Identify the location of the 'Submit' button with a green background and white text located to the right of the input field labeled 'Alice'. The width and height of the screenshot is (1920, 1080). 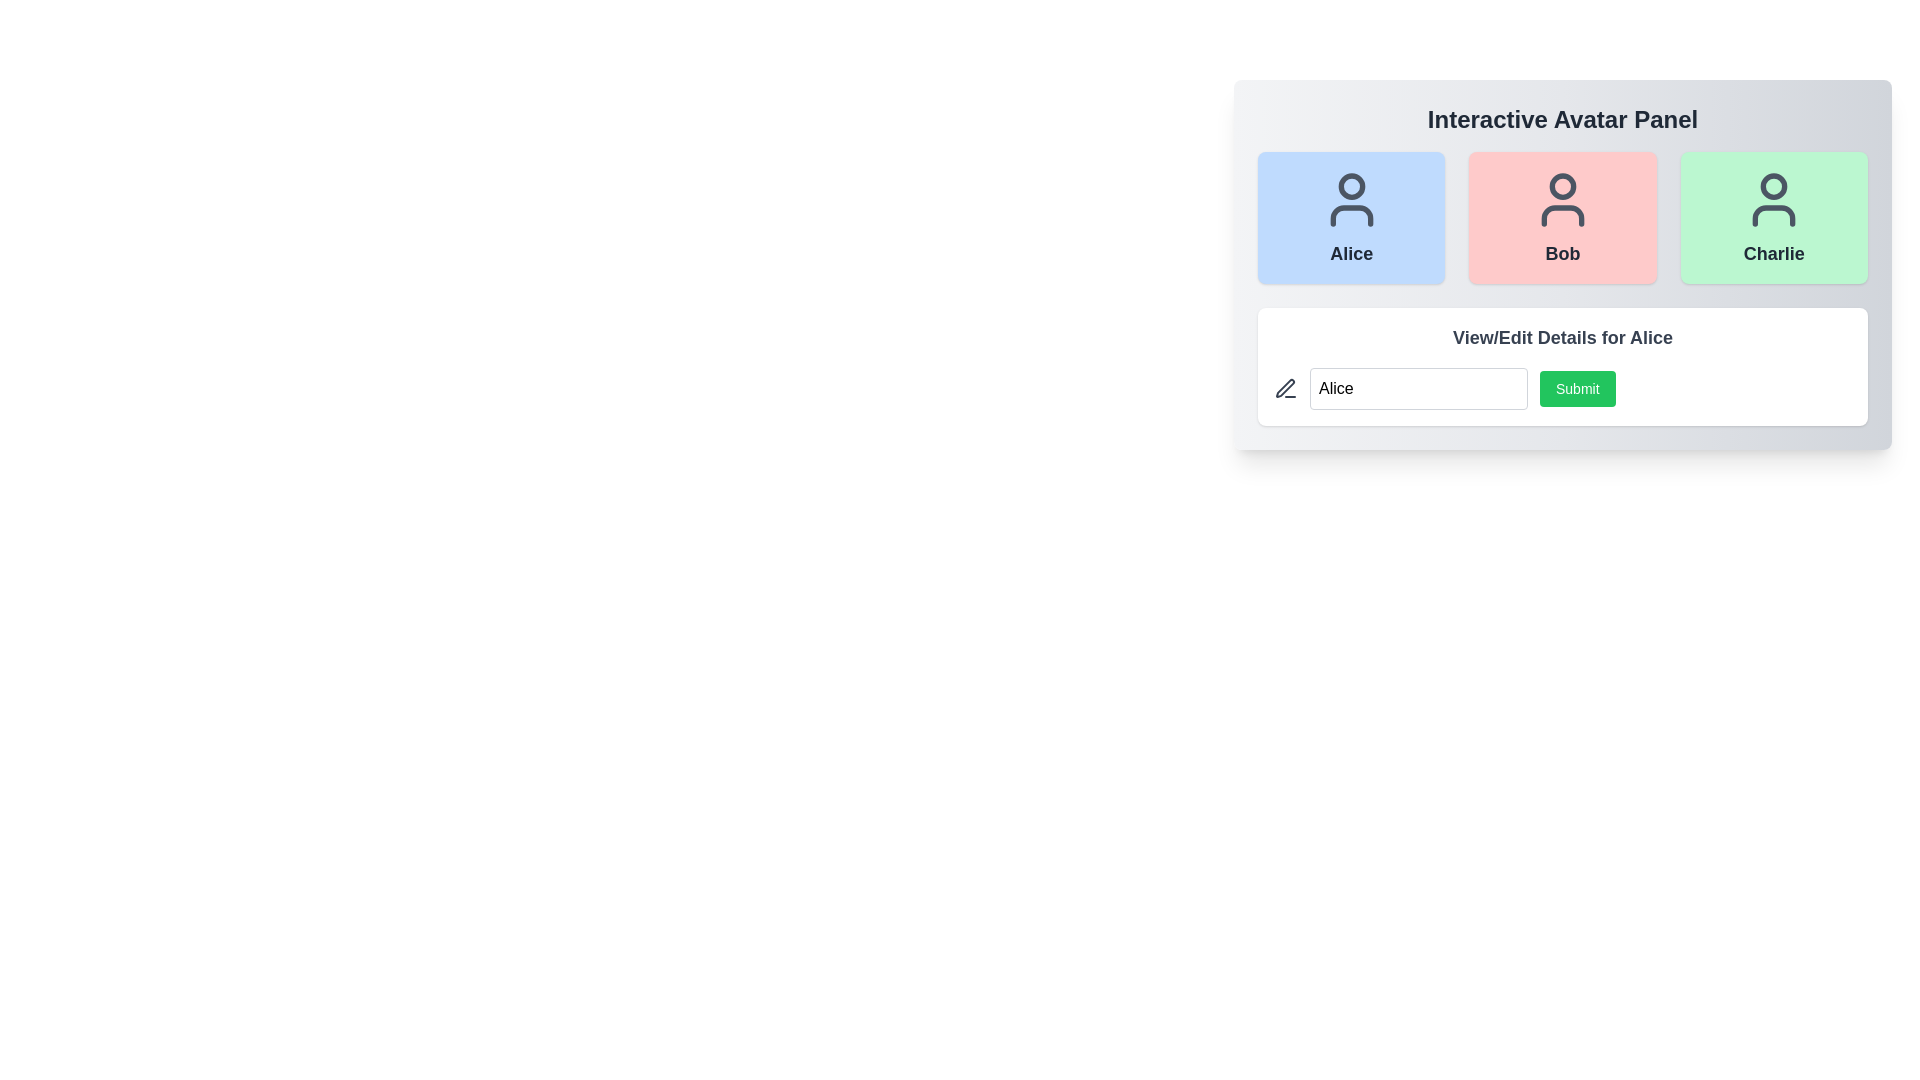
(1562, 389).